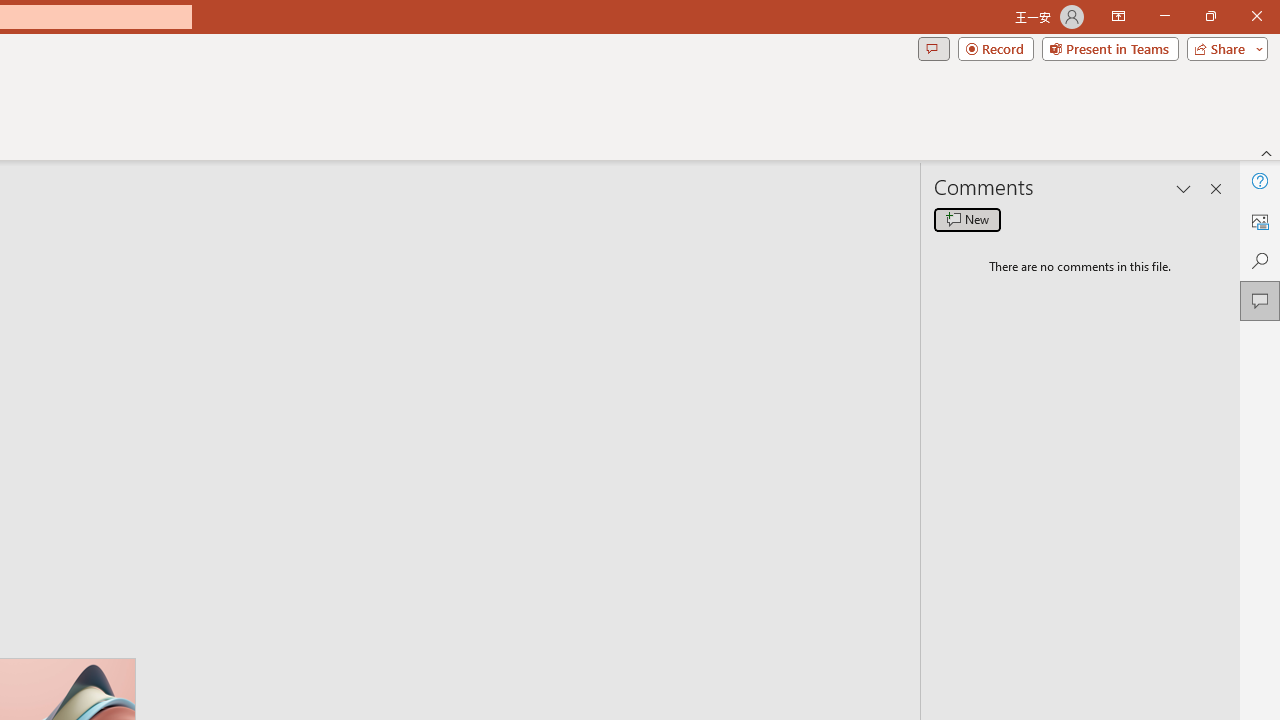  What do you see at coordinates (1259, 221) in the screenshot?
I see `'Alt Text'` at bounding box center [1259, 221].